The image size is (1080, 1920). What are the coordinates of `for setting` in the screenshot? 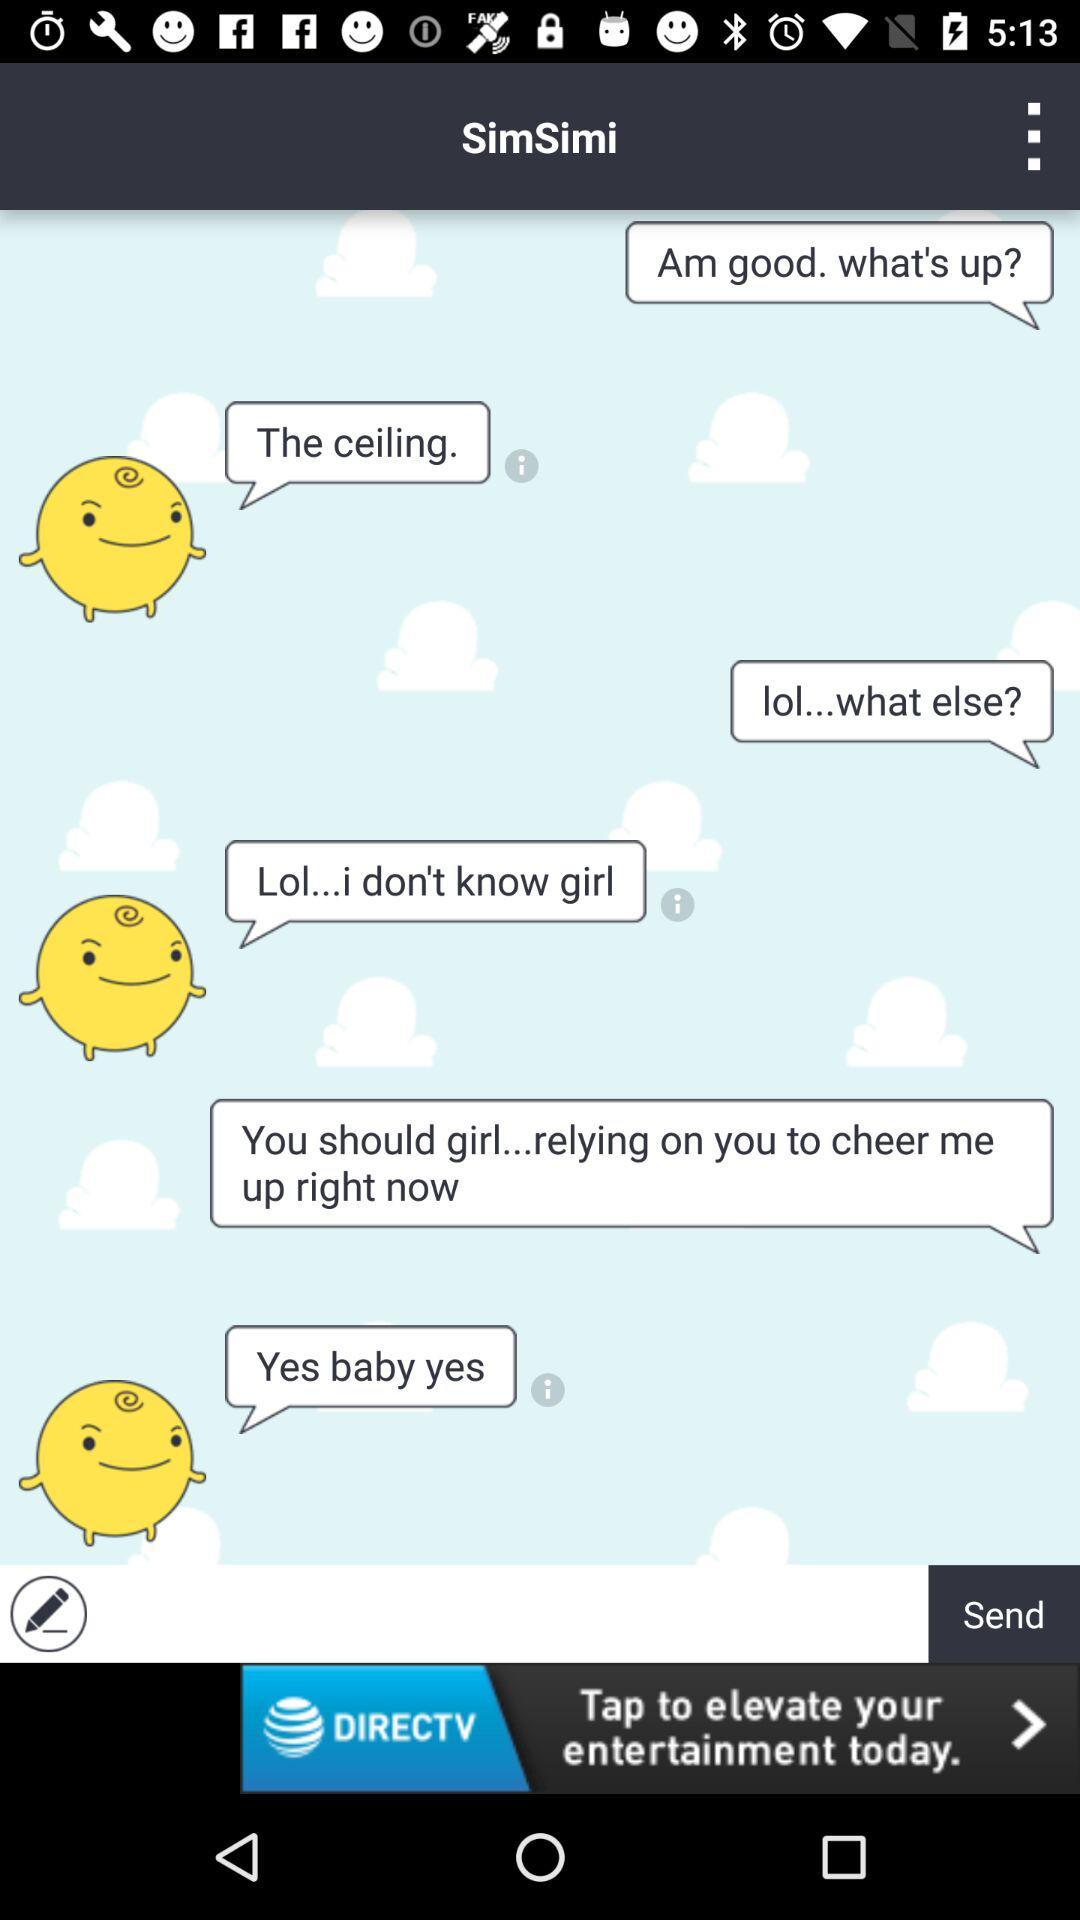 It's located at (1034, 135).